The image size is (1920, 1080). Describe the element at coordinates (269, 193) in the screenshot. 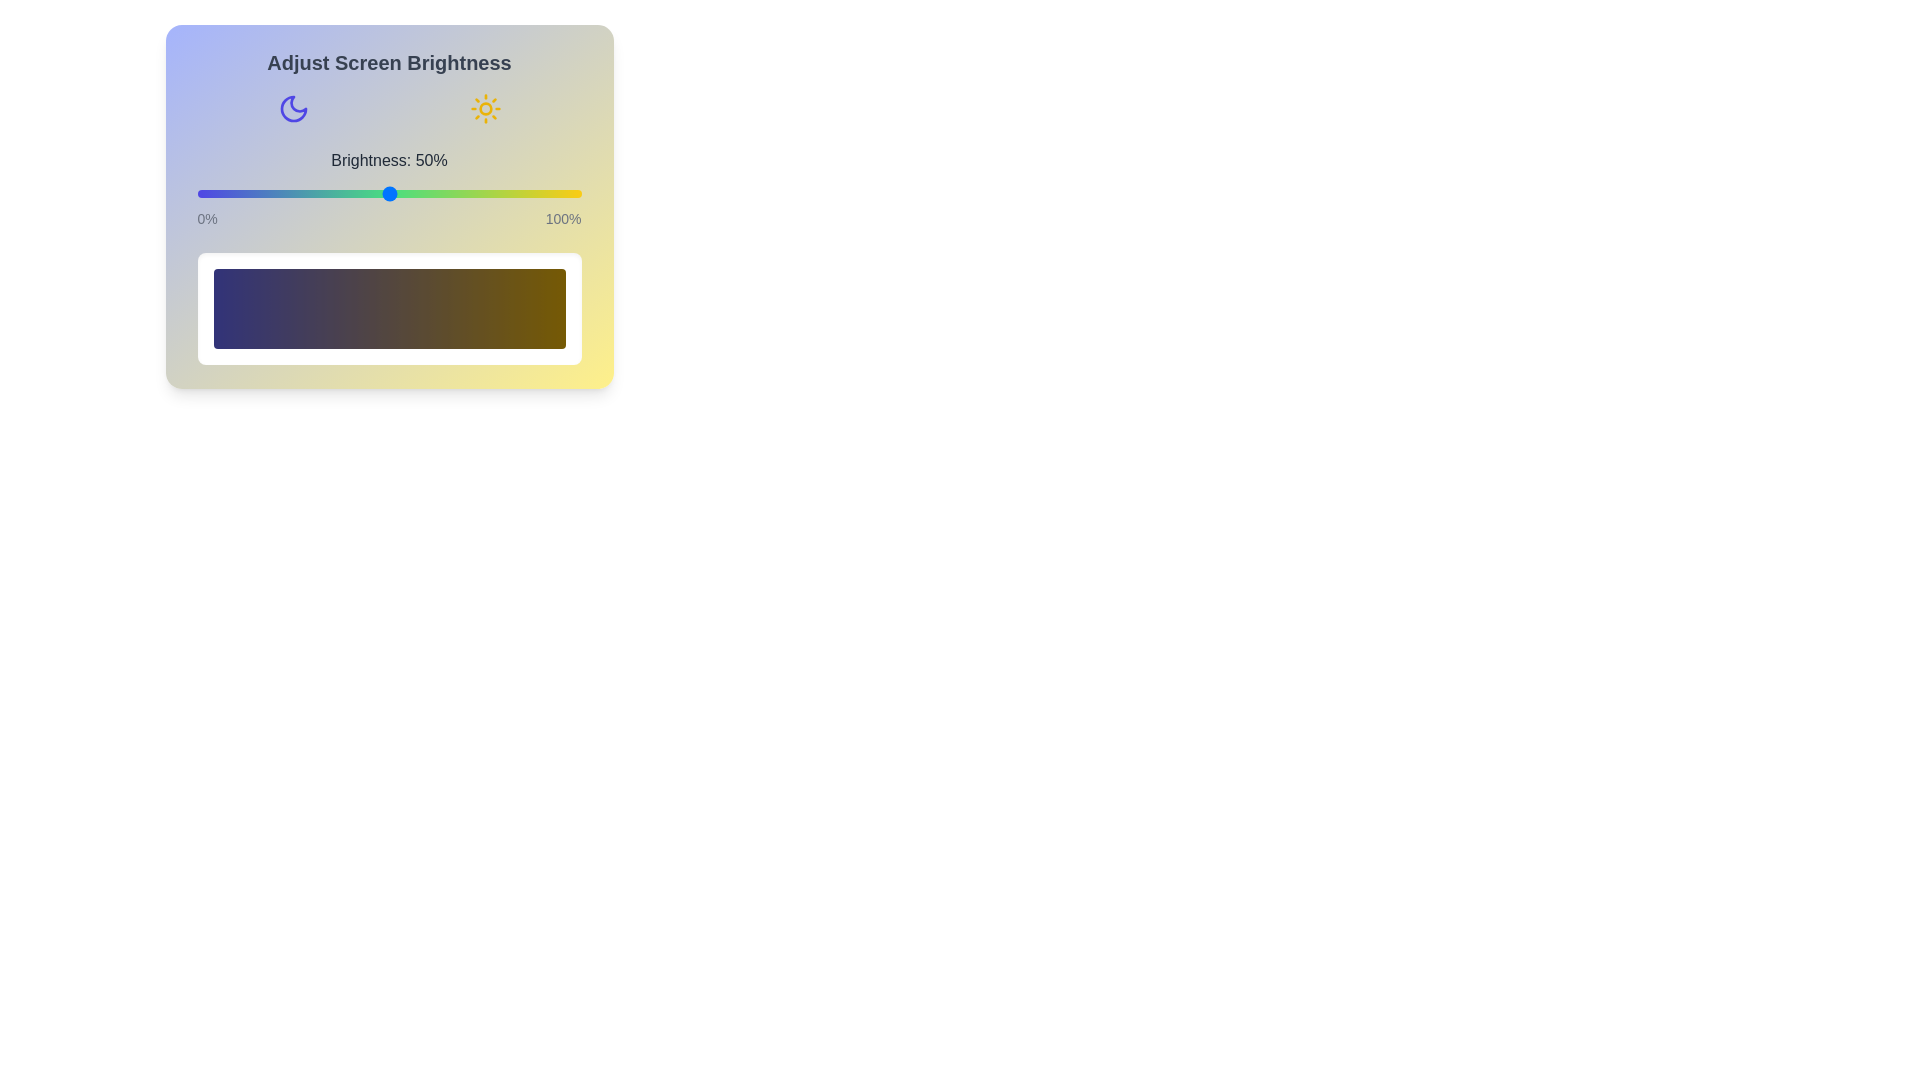

I see `the brightness slider to 19%` at that location.